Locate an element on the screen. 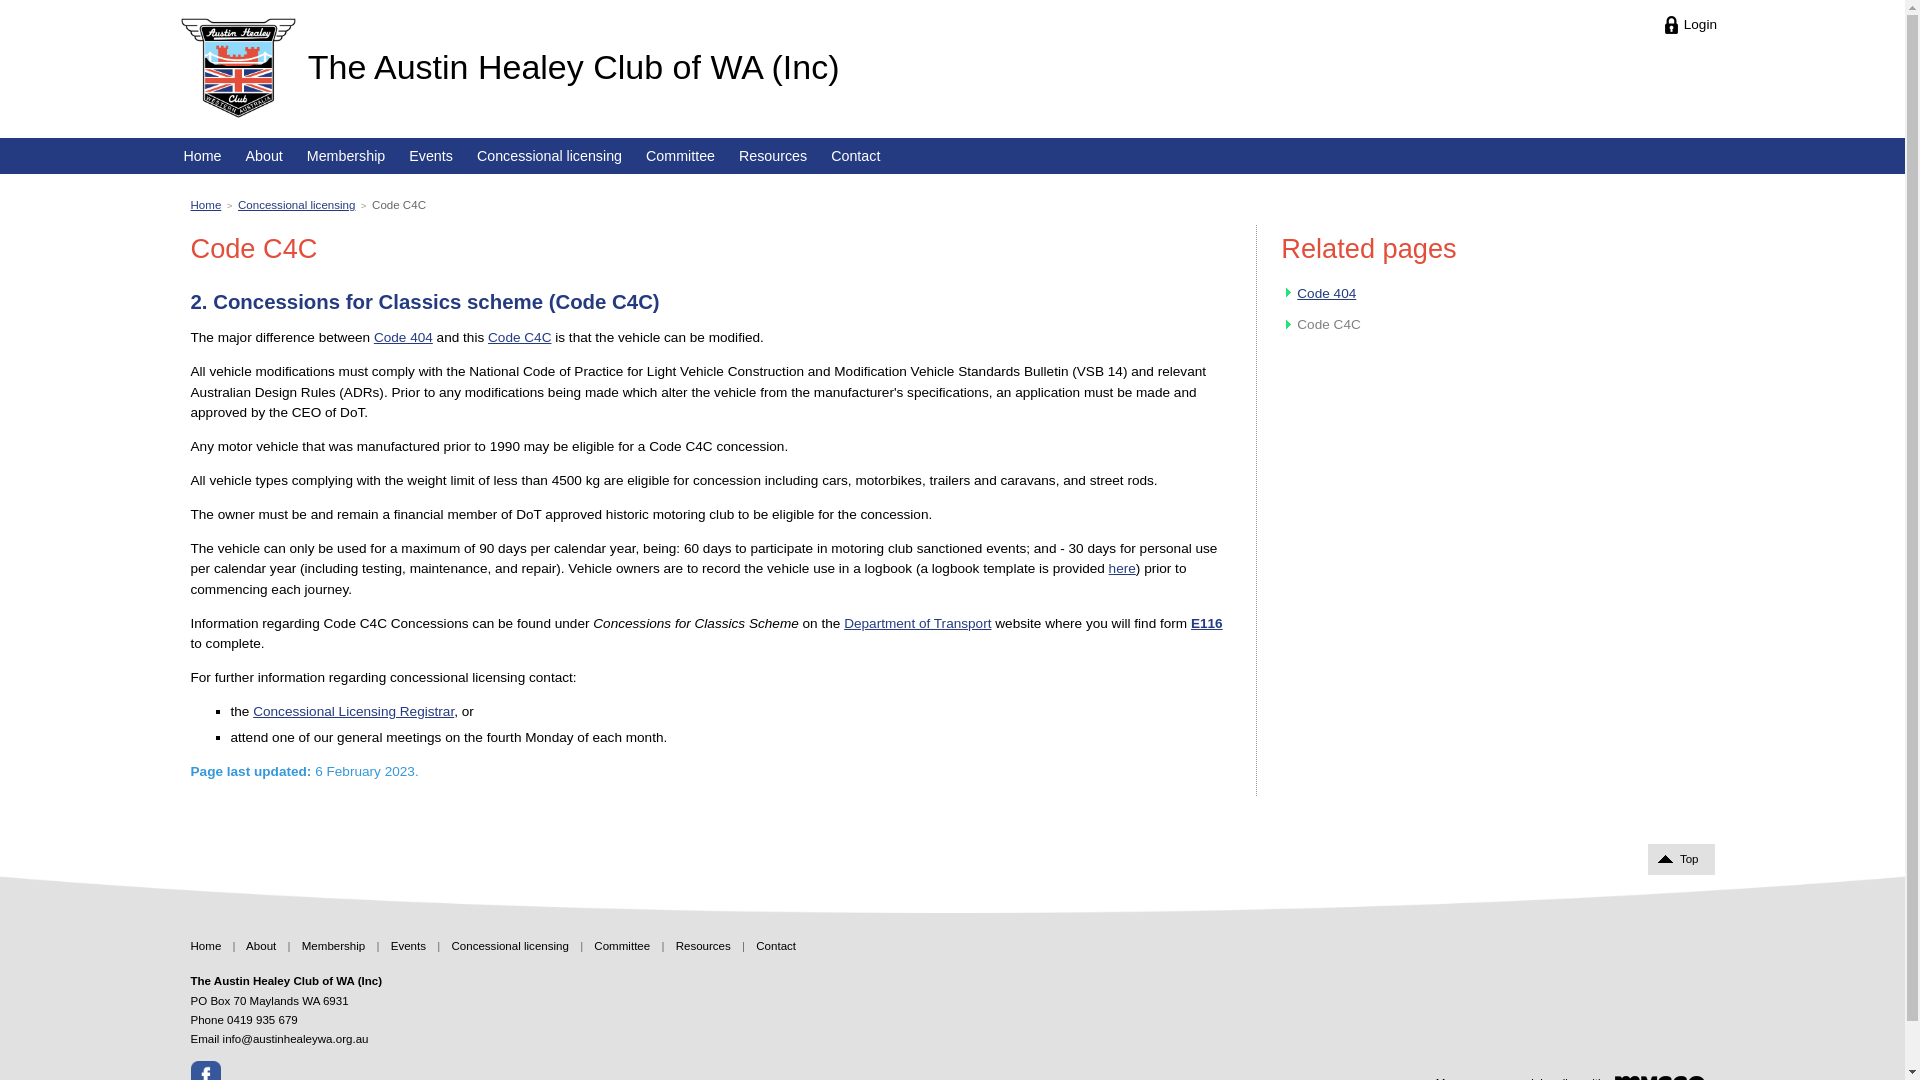  'Membership' is located at coordinates (346, 154).